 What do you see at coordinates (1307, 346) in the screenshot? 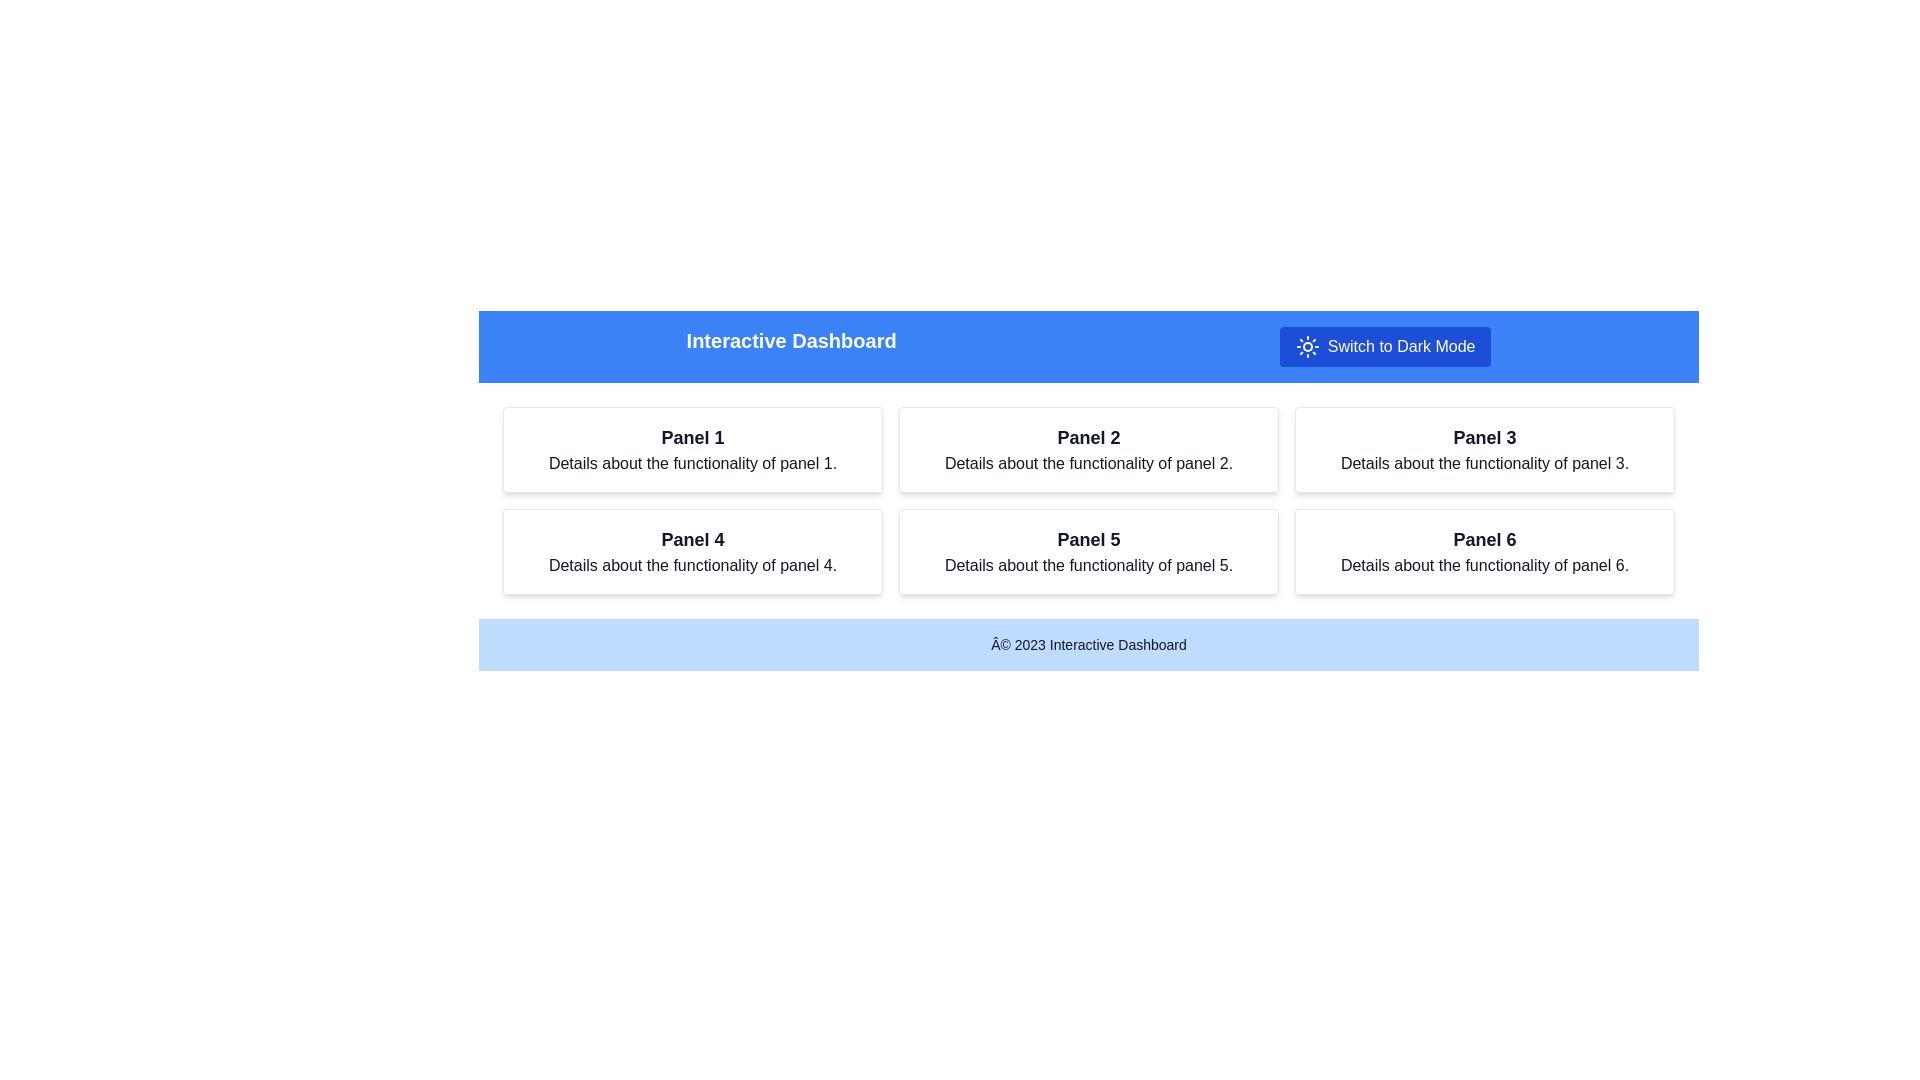
I see `the 'Switch to Dark Mode' button located at the top-right corner of the interface` at bounding box center [1307, 346].